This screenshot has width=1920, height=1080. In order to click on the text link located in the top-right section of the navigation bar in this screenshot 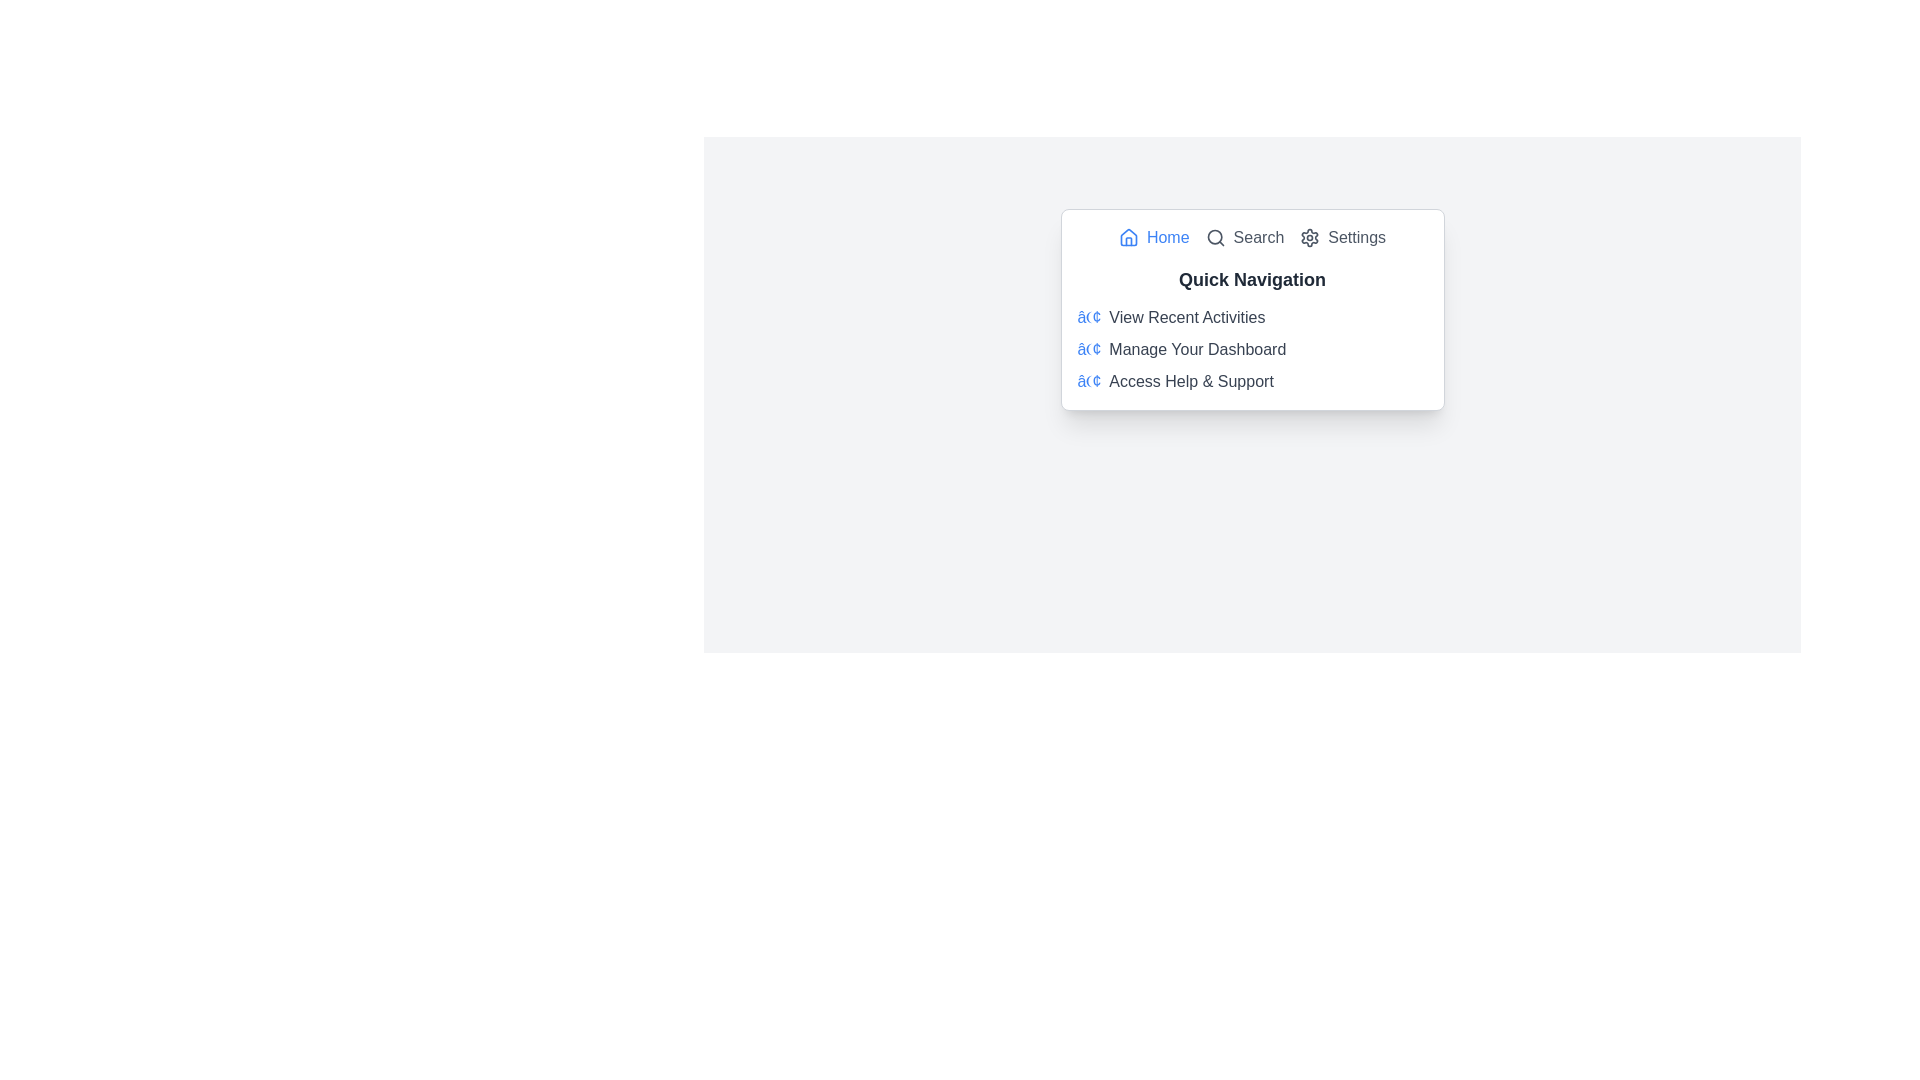, I will do `click(1357, 237)`.